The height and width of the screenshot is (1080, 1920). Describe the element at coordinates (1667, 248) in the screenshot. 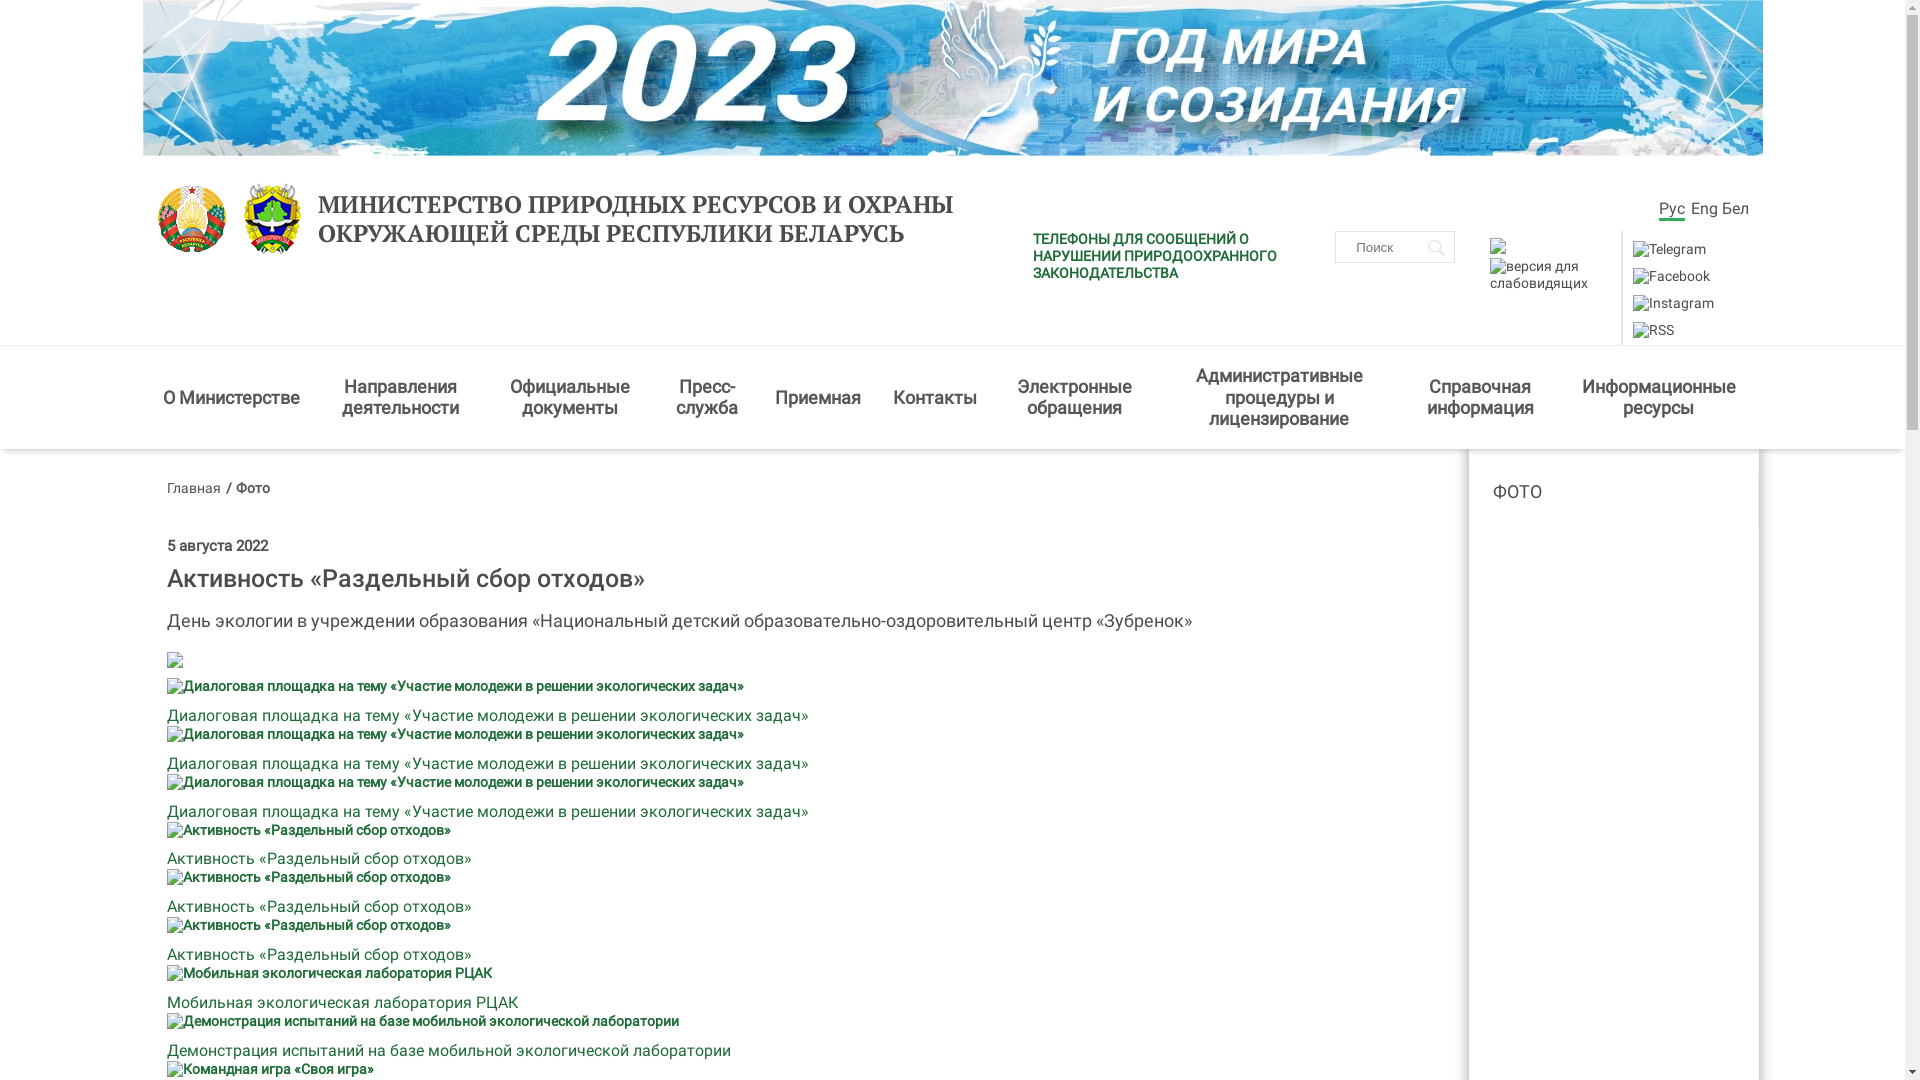

I see `'Telegram'` at that location.